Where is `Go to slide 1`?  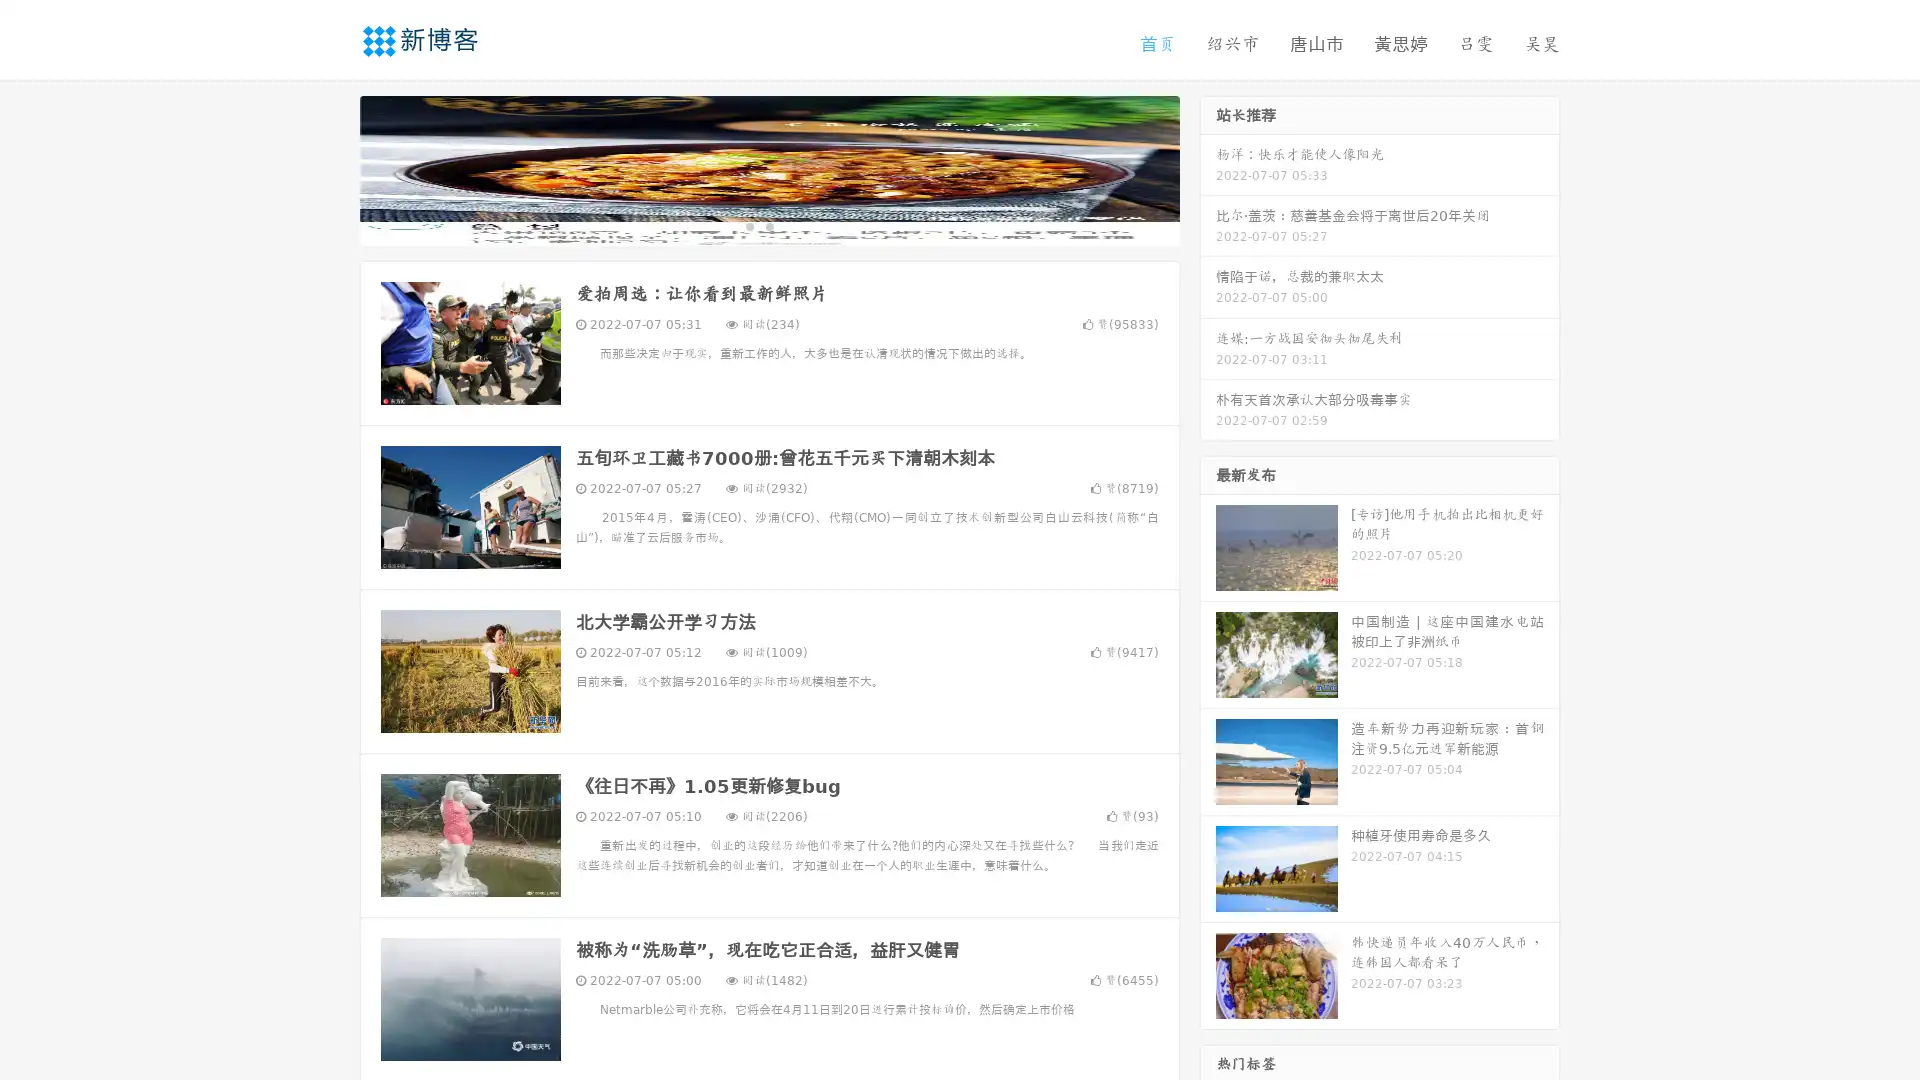 Go to slide 1 is located at coordinates (748, 225).